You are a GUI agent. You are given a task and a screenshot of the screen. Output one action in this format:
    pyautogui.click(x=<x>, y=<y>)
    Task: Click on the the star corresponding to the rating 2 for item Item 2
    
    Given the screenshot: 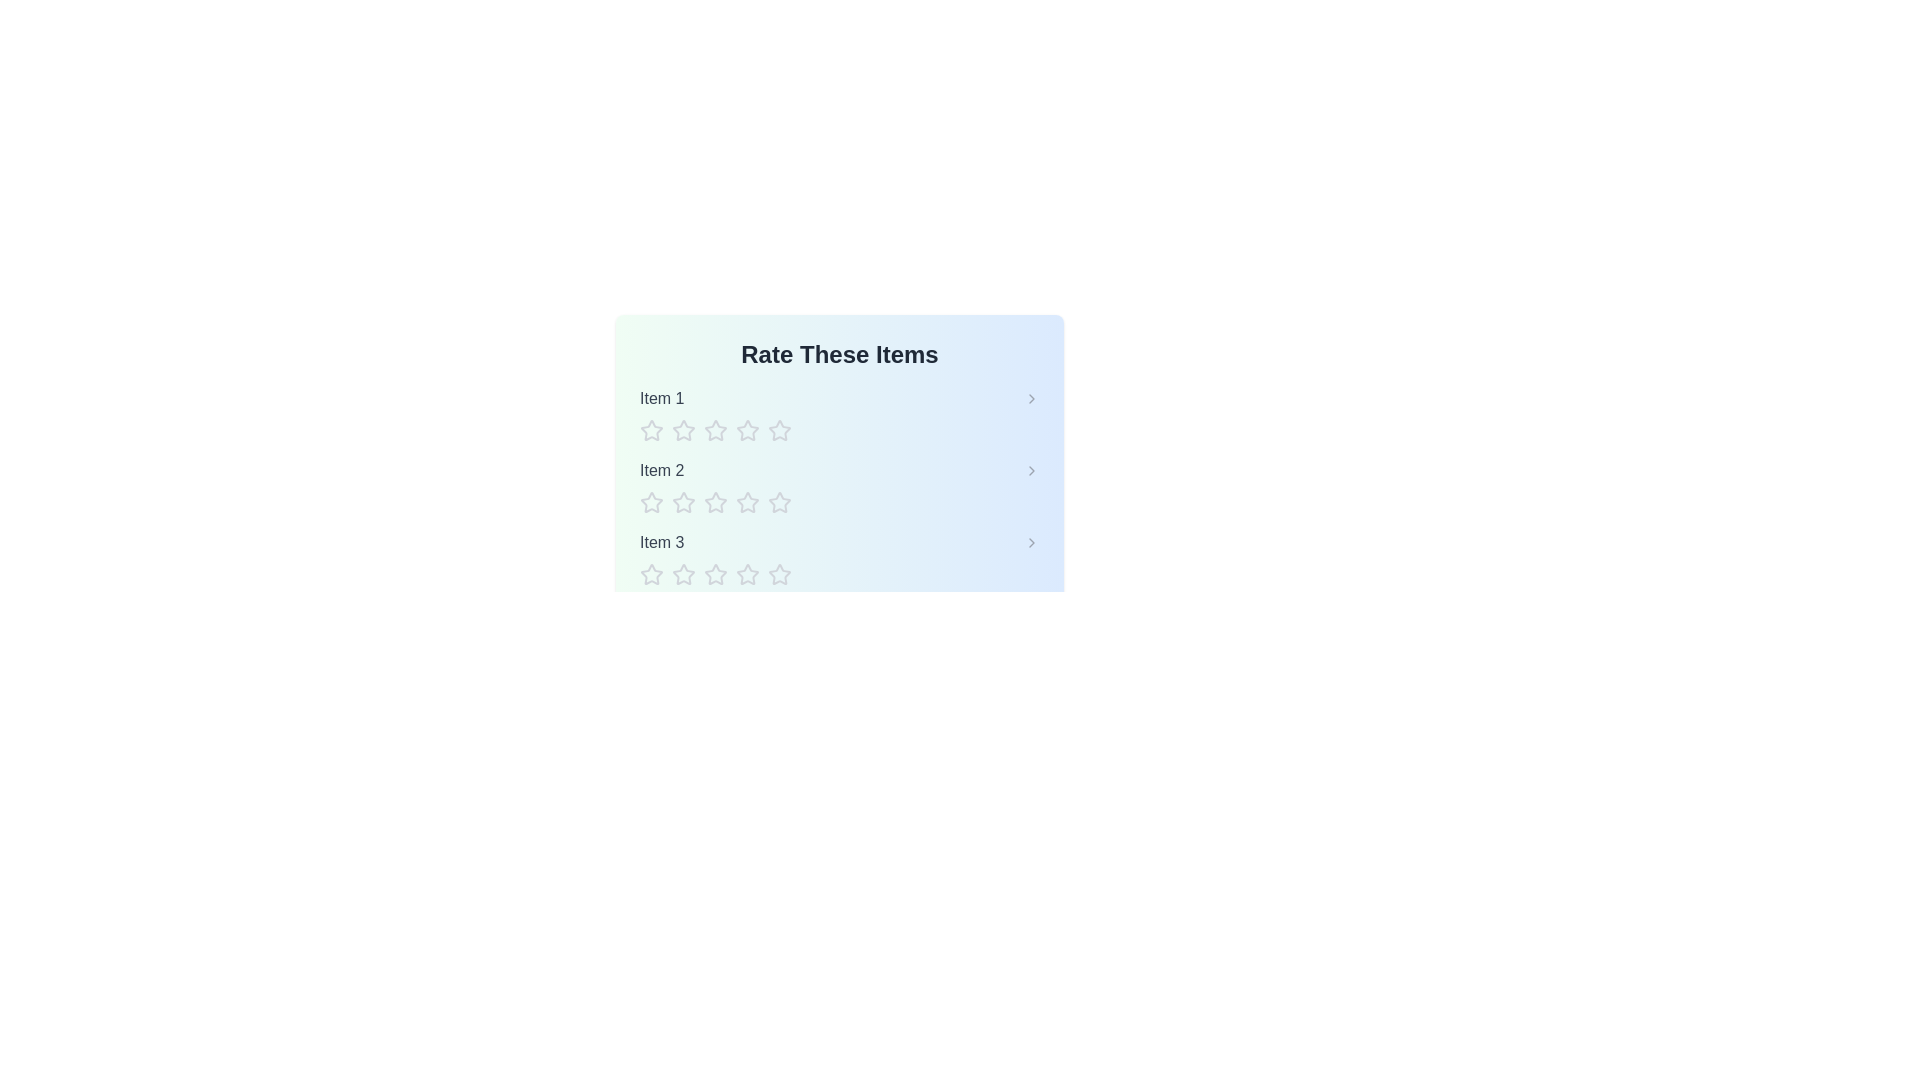 What is the action you would take?
    pyautogui.click(x=684, y=501)
    